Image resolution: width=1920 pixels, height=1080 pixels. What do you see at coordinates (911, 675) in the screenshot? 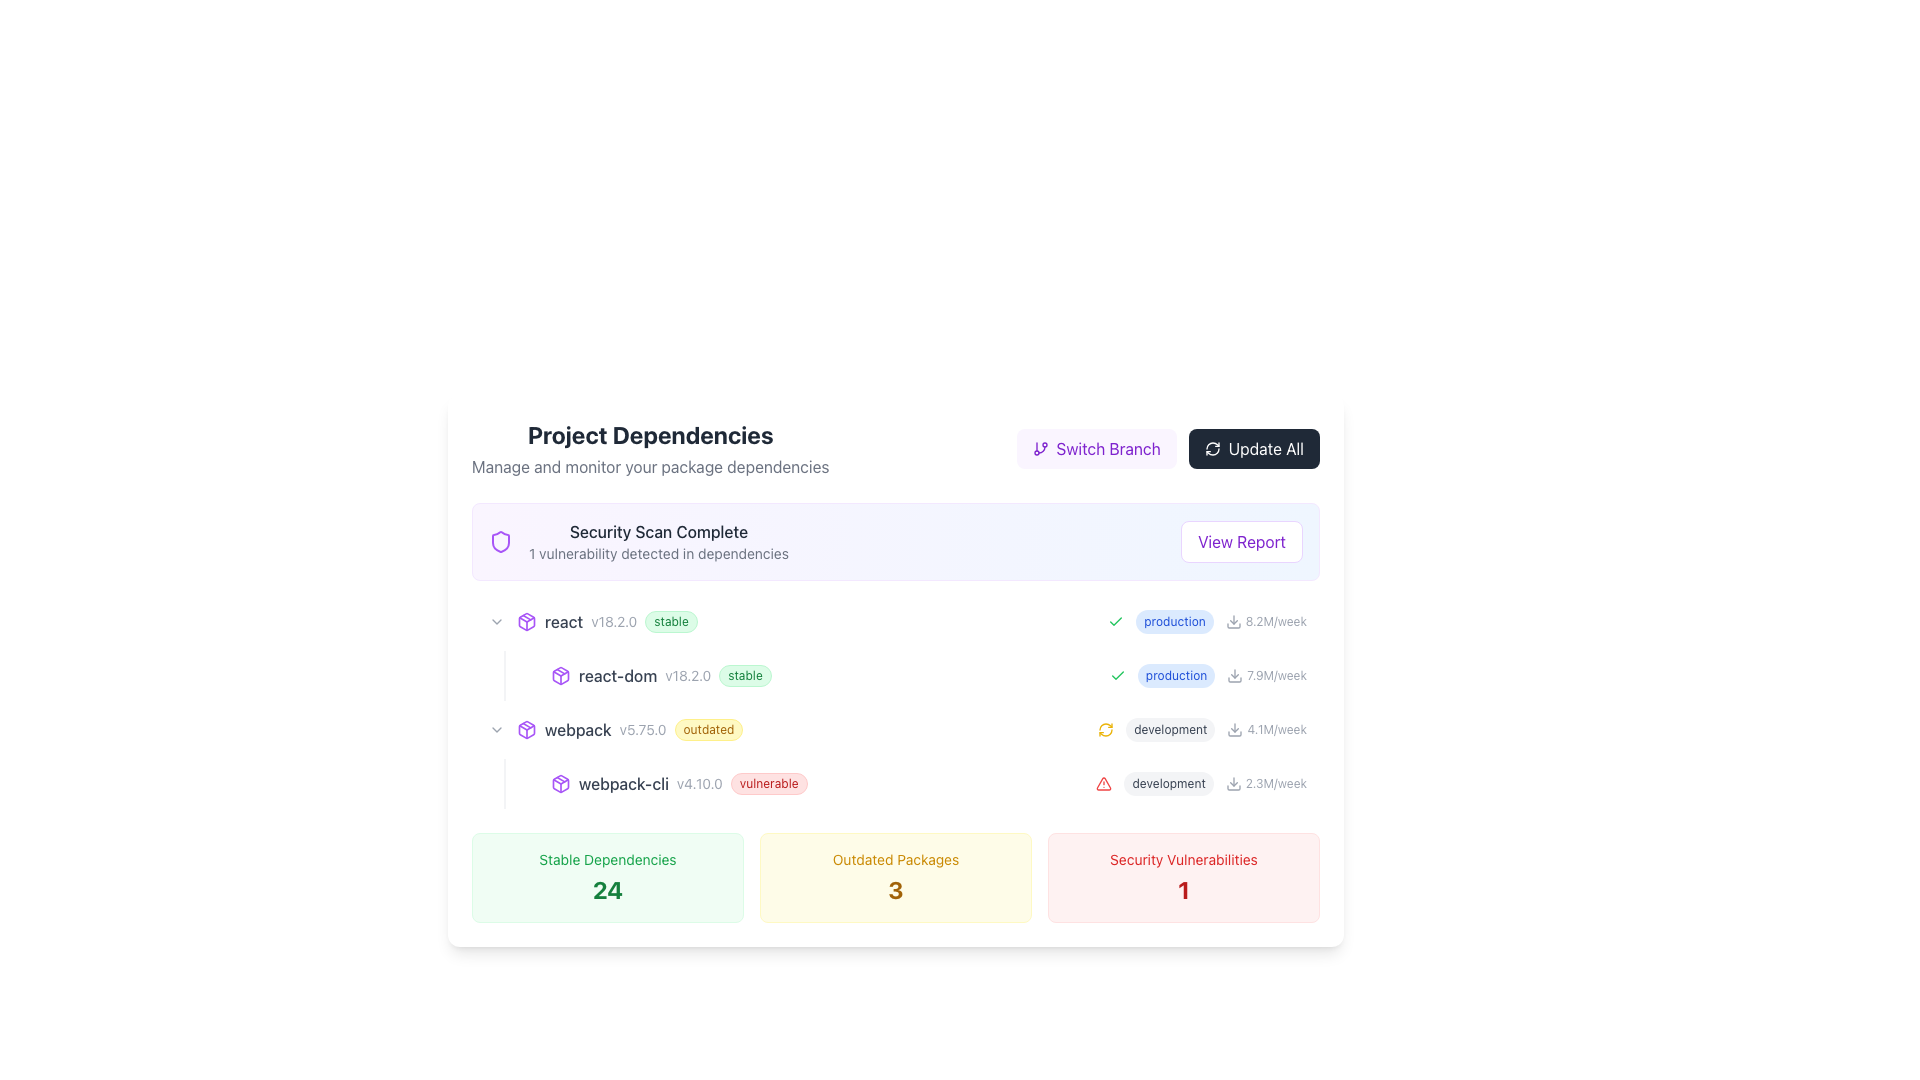
I see `details of the second item in the list of software dependencies, which provides information about the 'react-dom' software package` at bounding box center [911, 675].